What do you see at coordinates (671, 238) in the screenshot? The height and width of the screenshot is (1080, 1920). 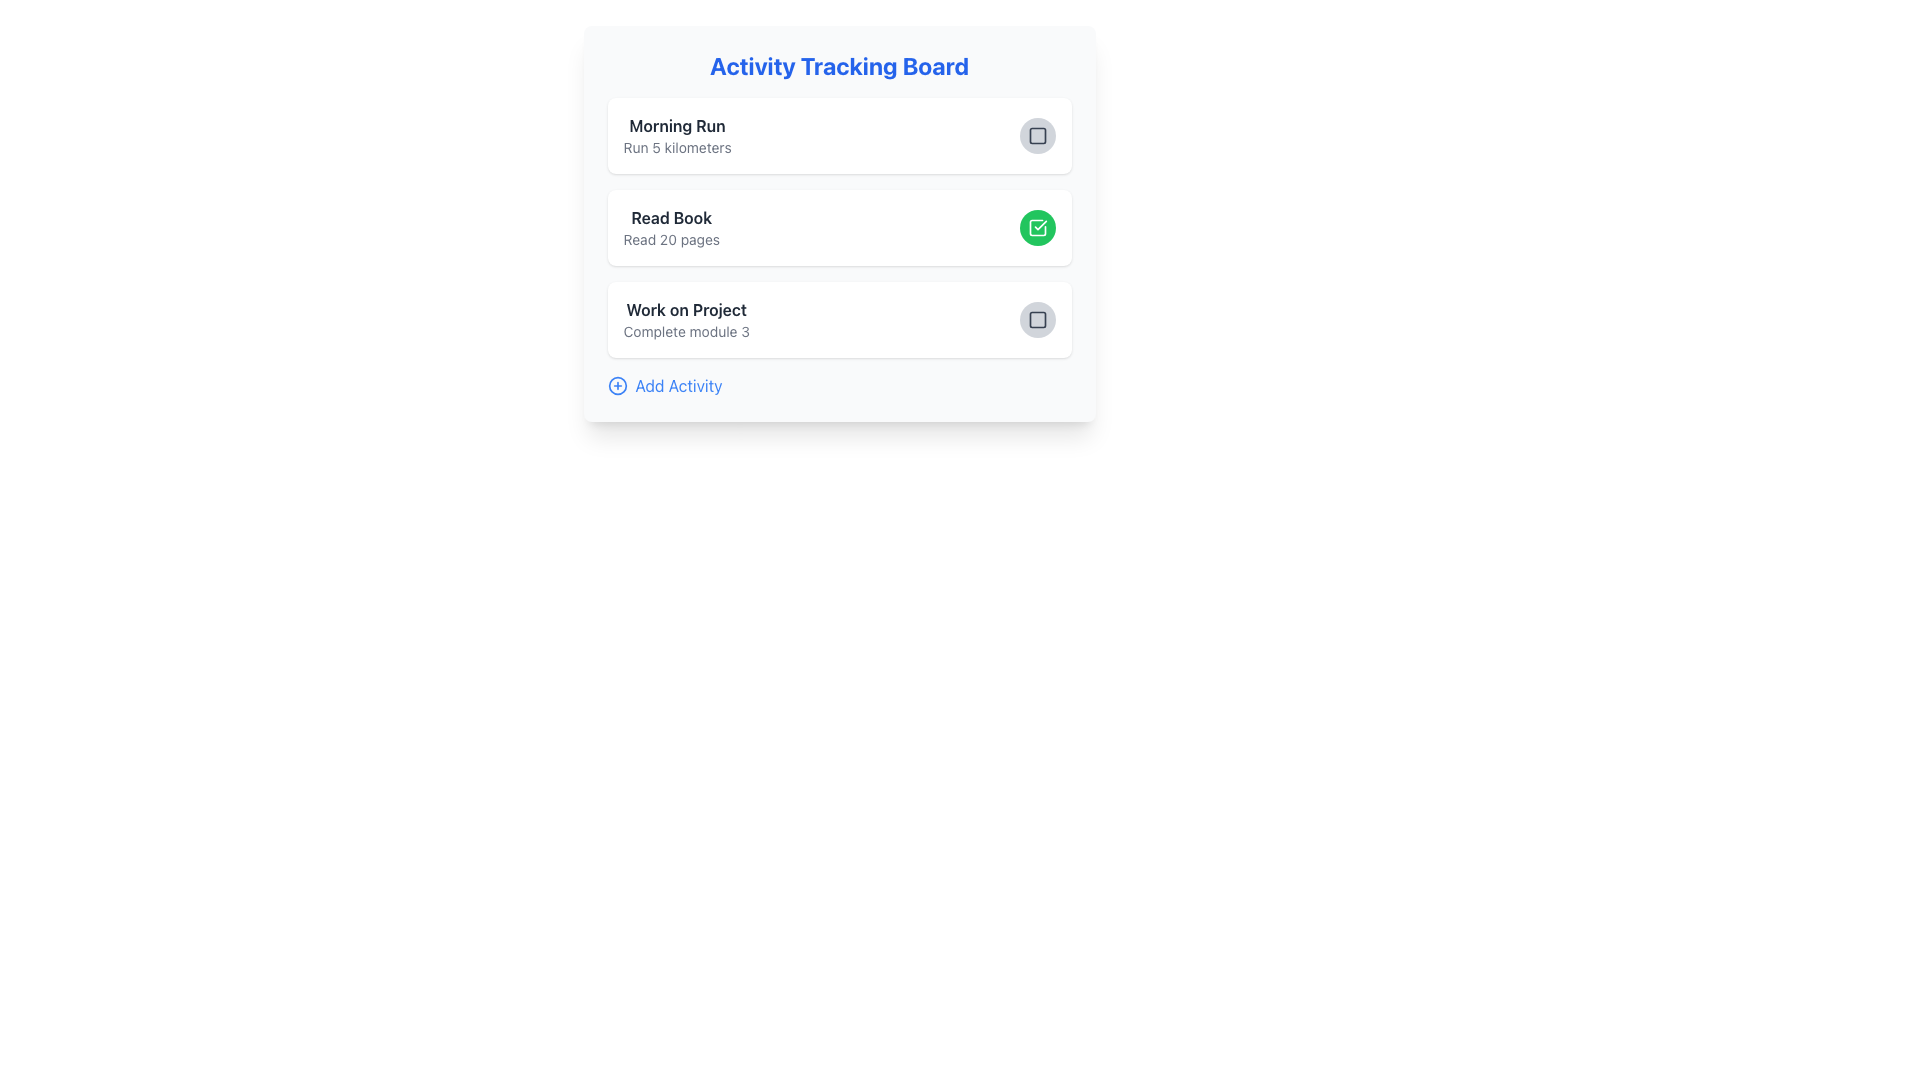 I see `the text label that reads 'Read 20 pages', which is styled in a smaller gray font and located below 'Read Book' in the activity tracker box` at bounding box center [671, 238].